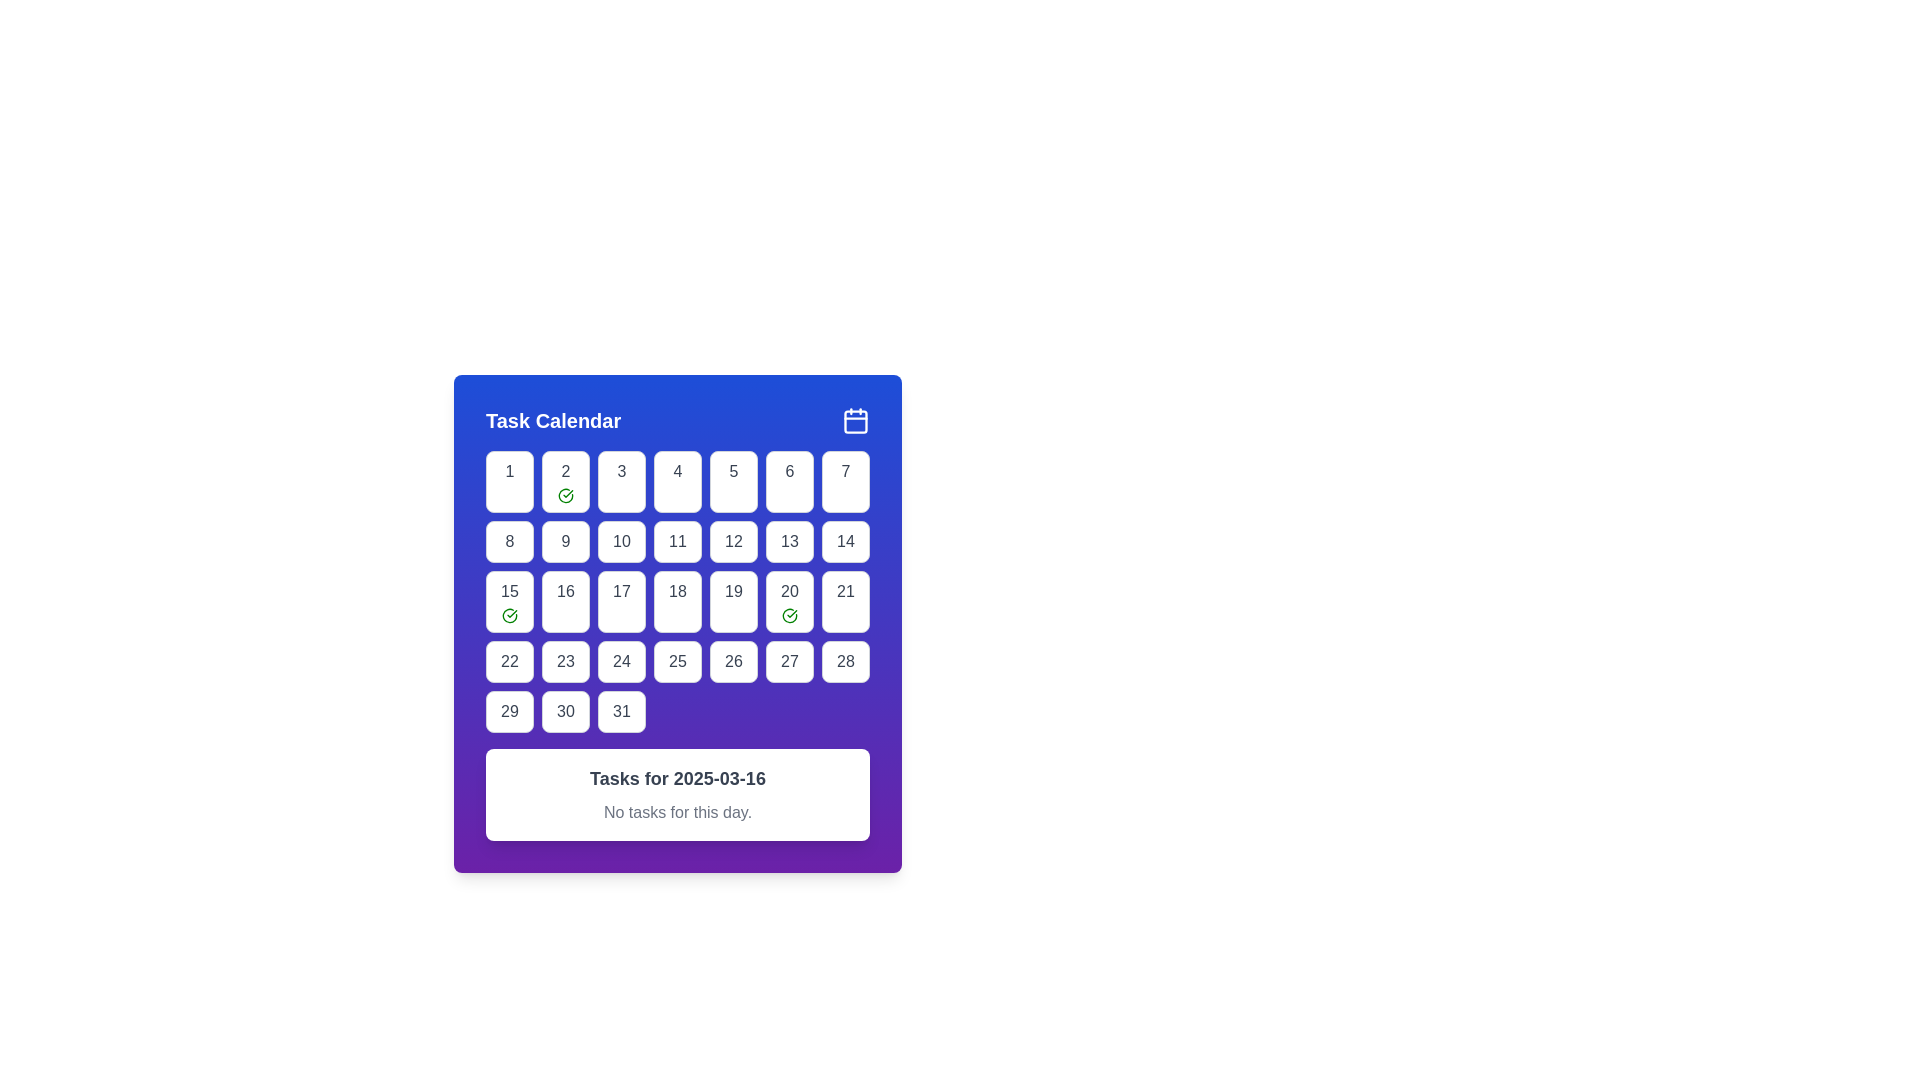 The image size is (1920, 1080). Describe the element at coordinates (733, 542) in the screenshot. I see `the static text element representing the 12th day of the month in the calendar interface, located in the fourth column of the second row, inside a rounded square cell` at that location.